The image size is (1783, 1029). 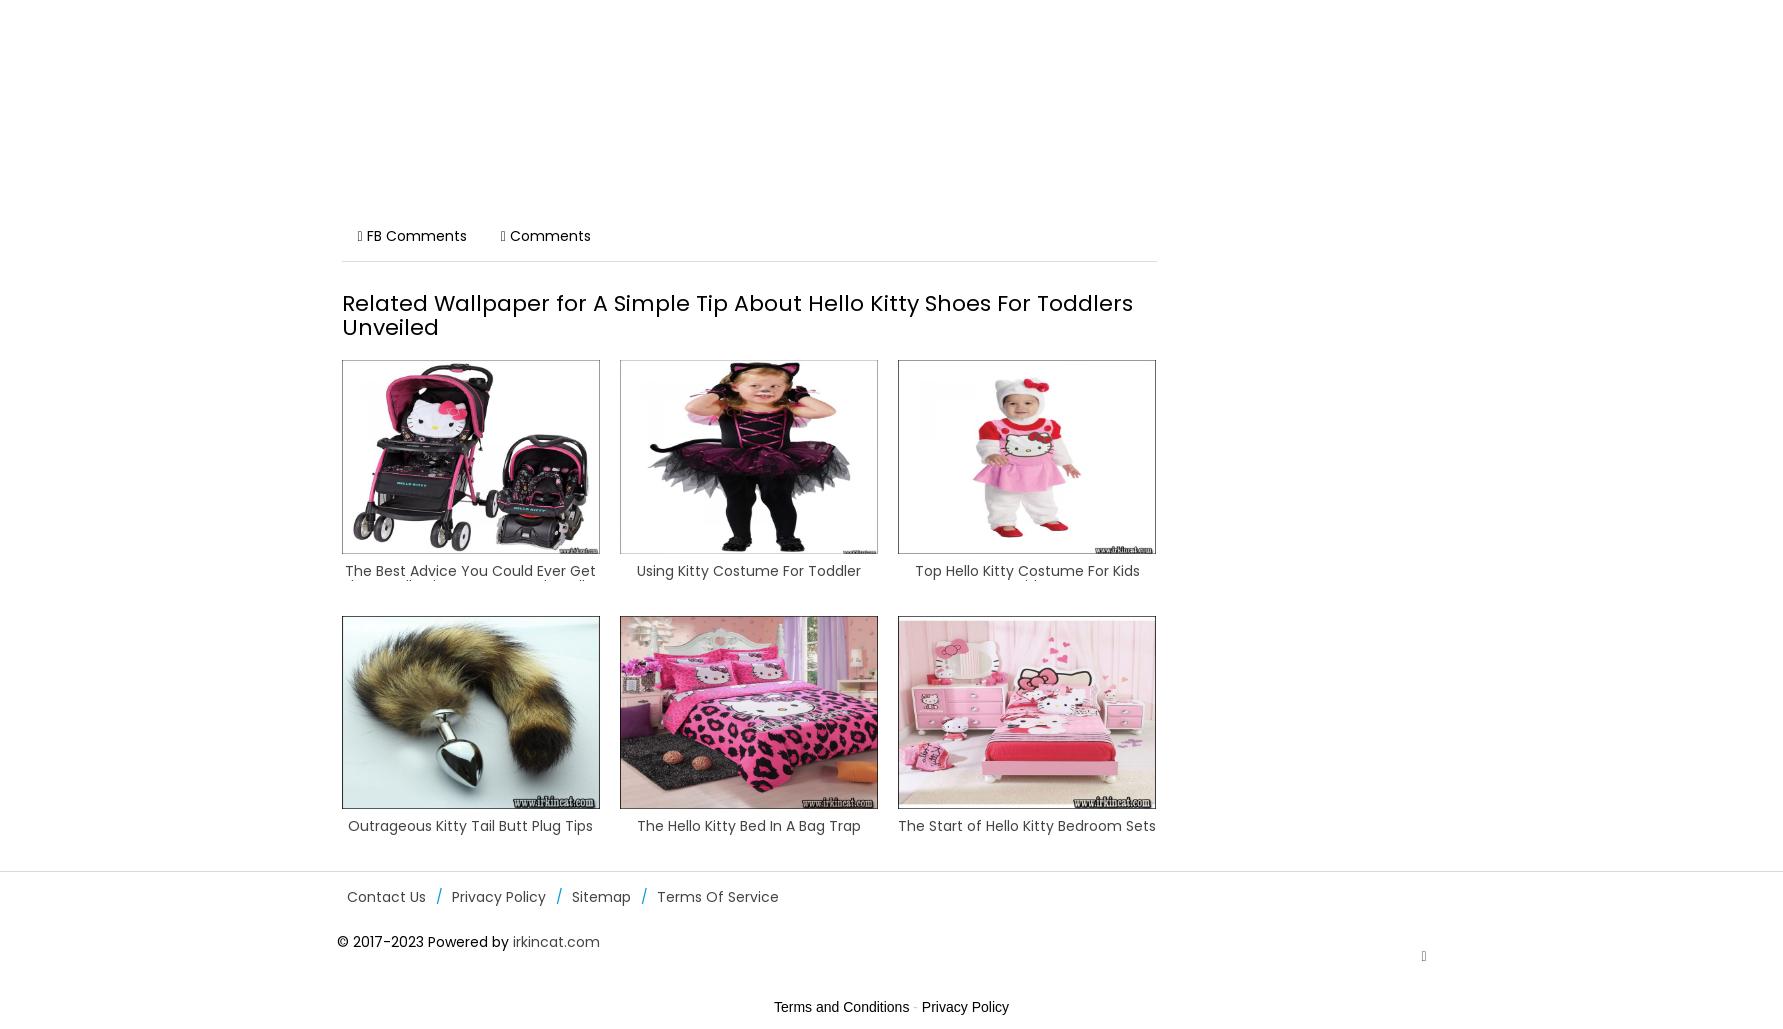 I want to click on 'Sitemap', so click(x=600, y=896).